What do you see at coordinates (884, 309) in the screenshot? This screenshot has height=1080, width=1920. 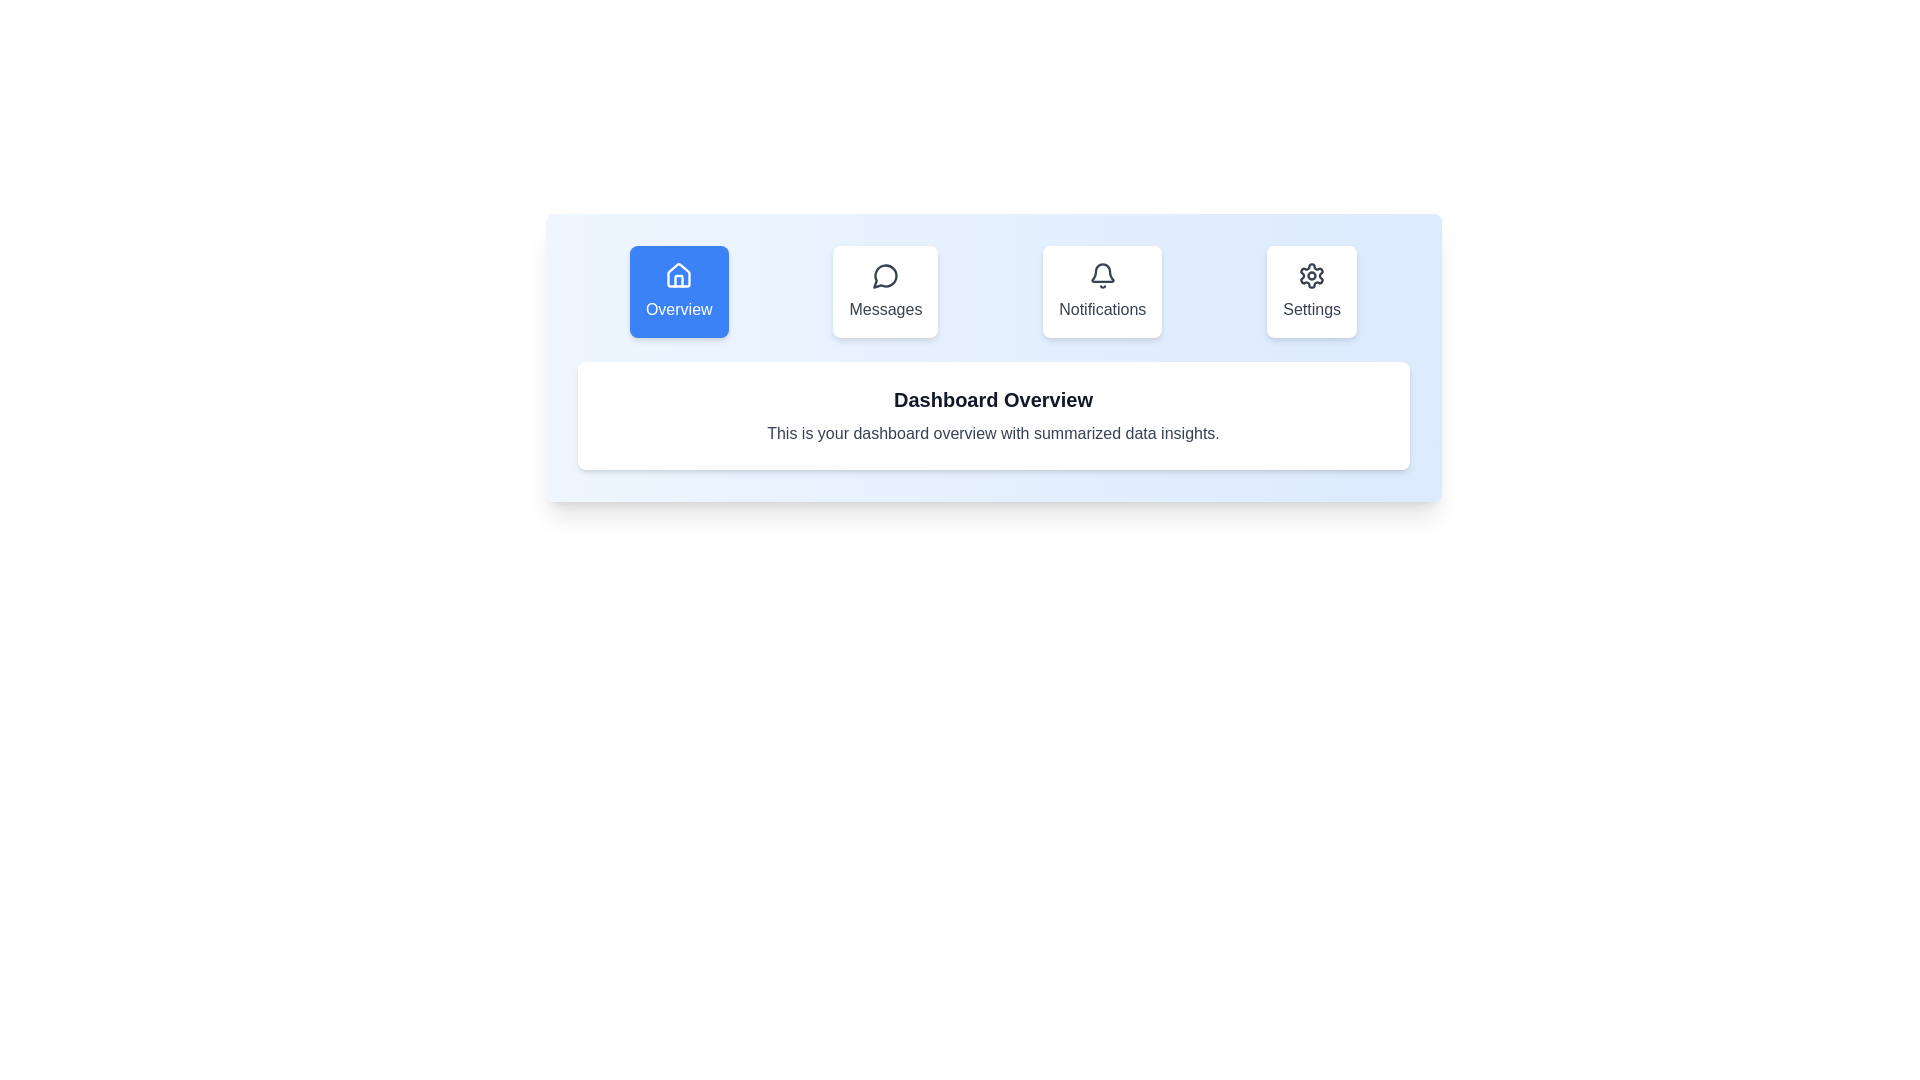 I see `the text label that says 'Messages', which is styled in dark gray and located below a message bubble icon inside a light gray card` at bounding box center [884, 309].